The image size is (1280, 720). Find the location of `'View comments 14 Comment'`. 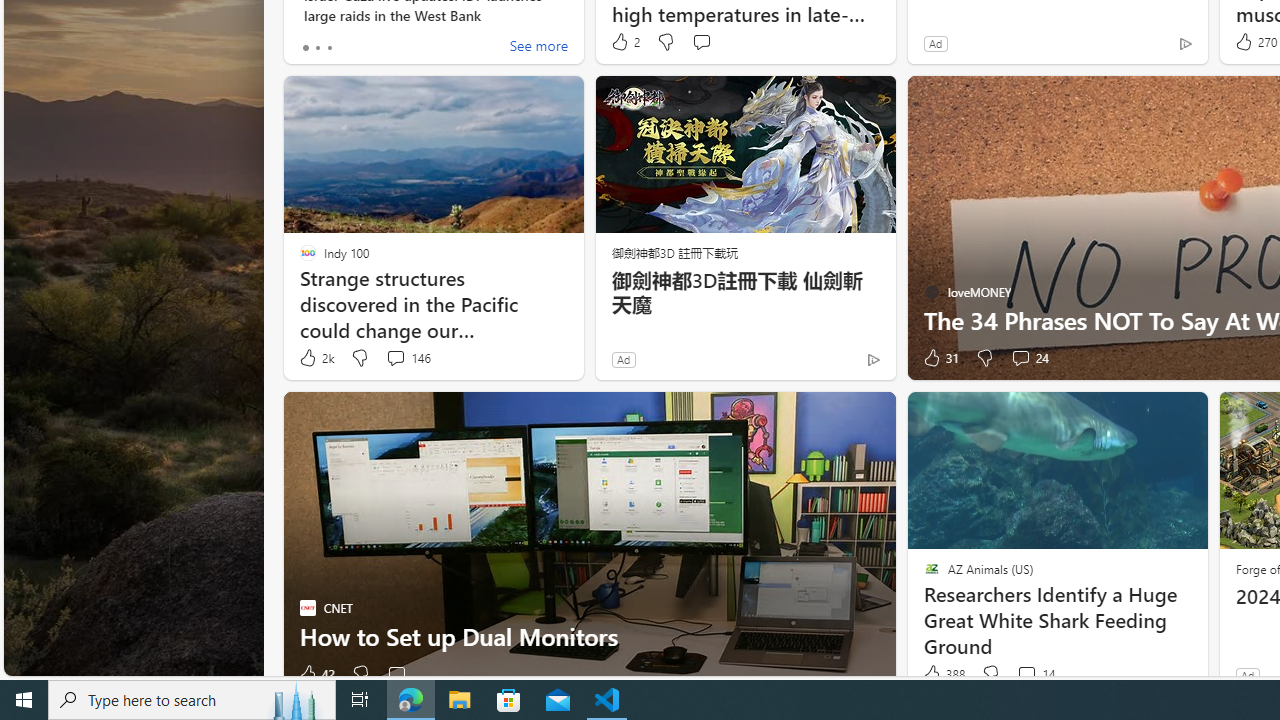

'View comments 14 Comment' is located at coordinates (1035, 674).